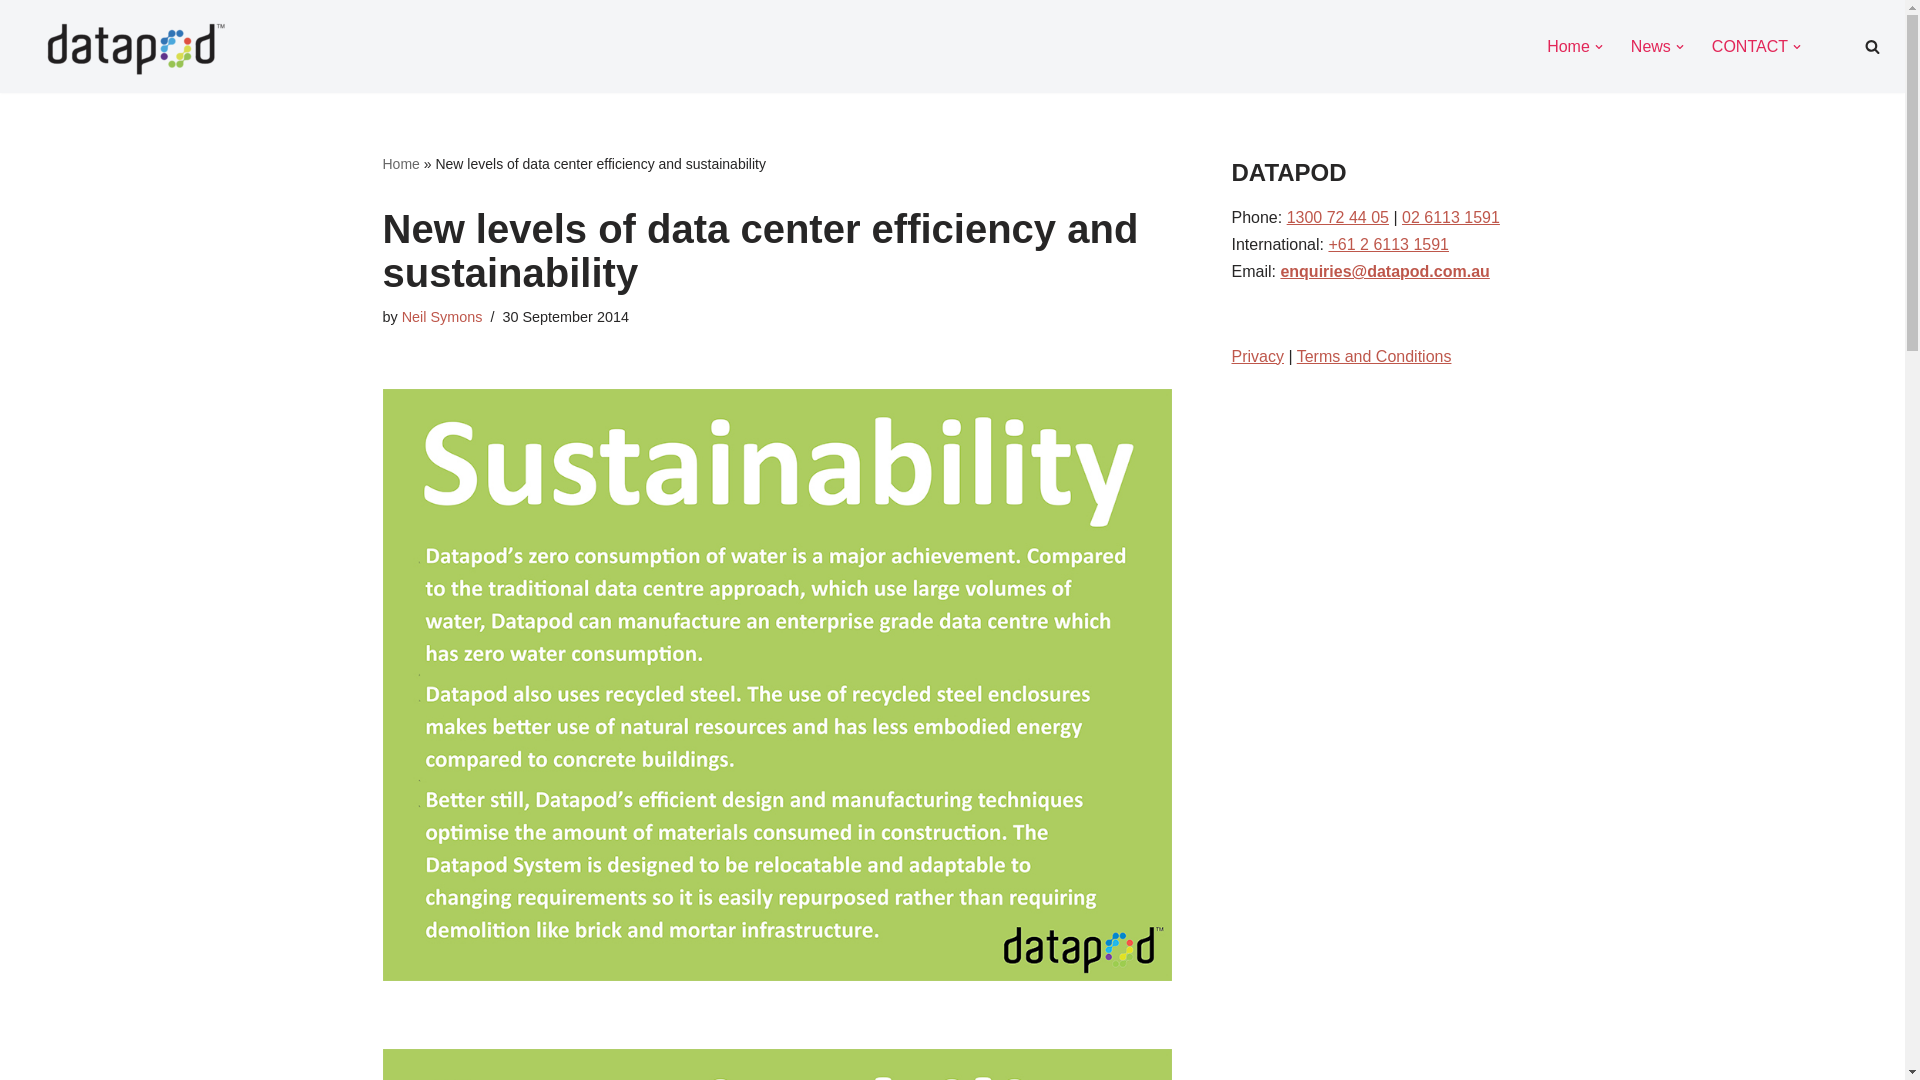 The width and height of the screenshot is (1920, 1080). I want to click on 'enquiries@datapod.com.au', so click(1383, 271).